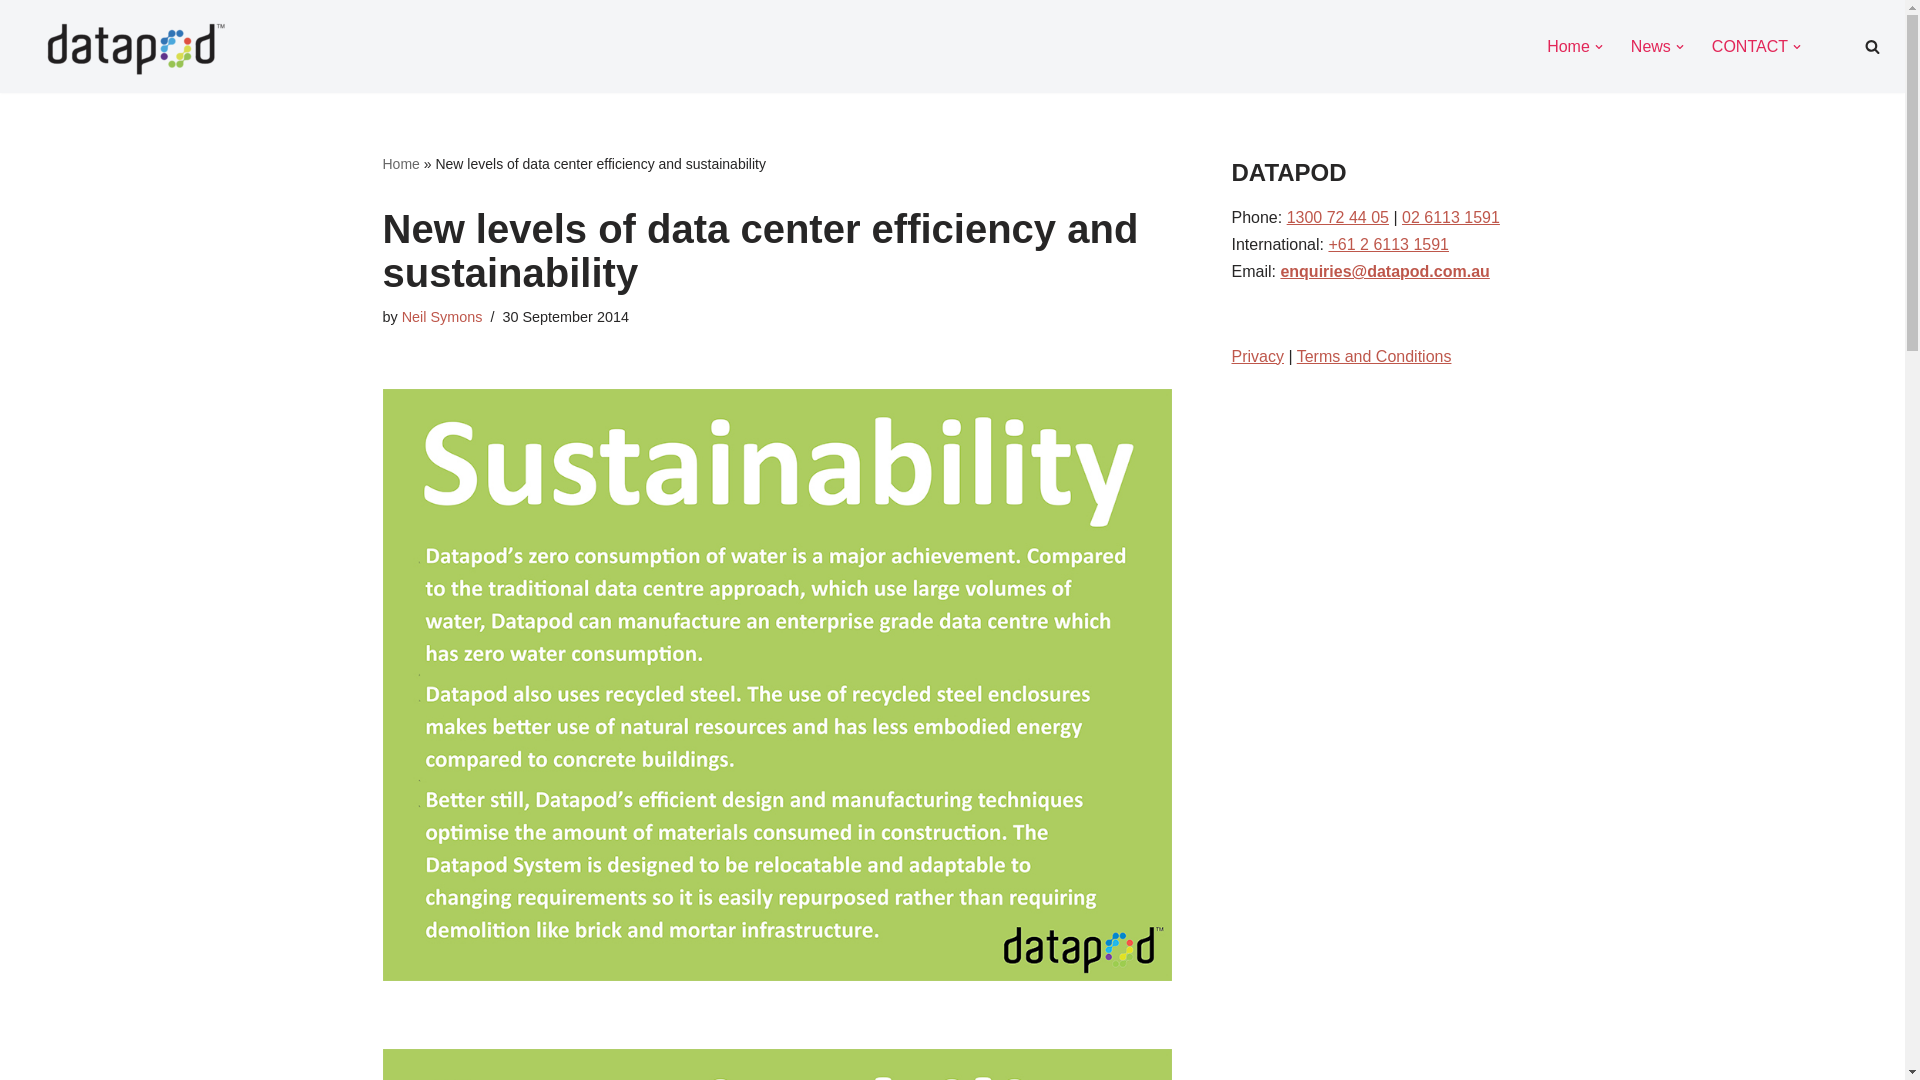 The width and height of the screenshot is (1920, 1080). I want to click on 'enquiries@datapod.com.au', so click(1383, 271).